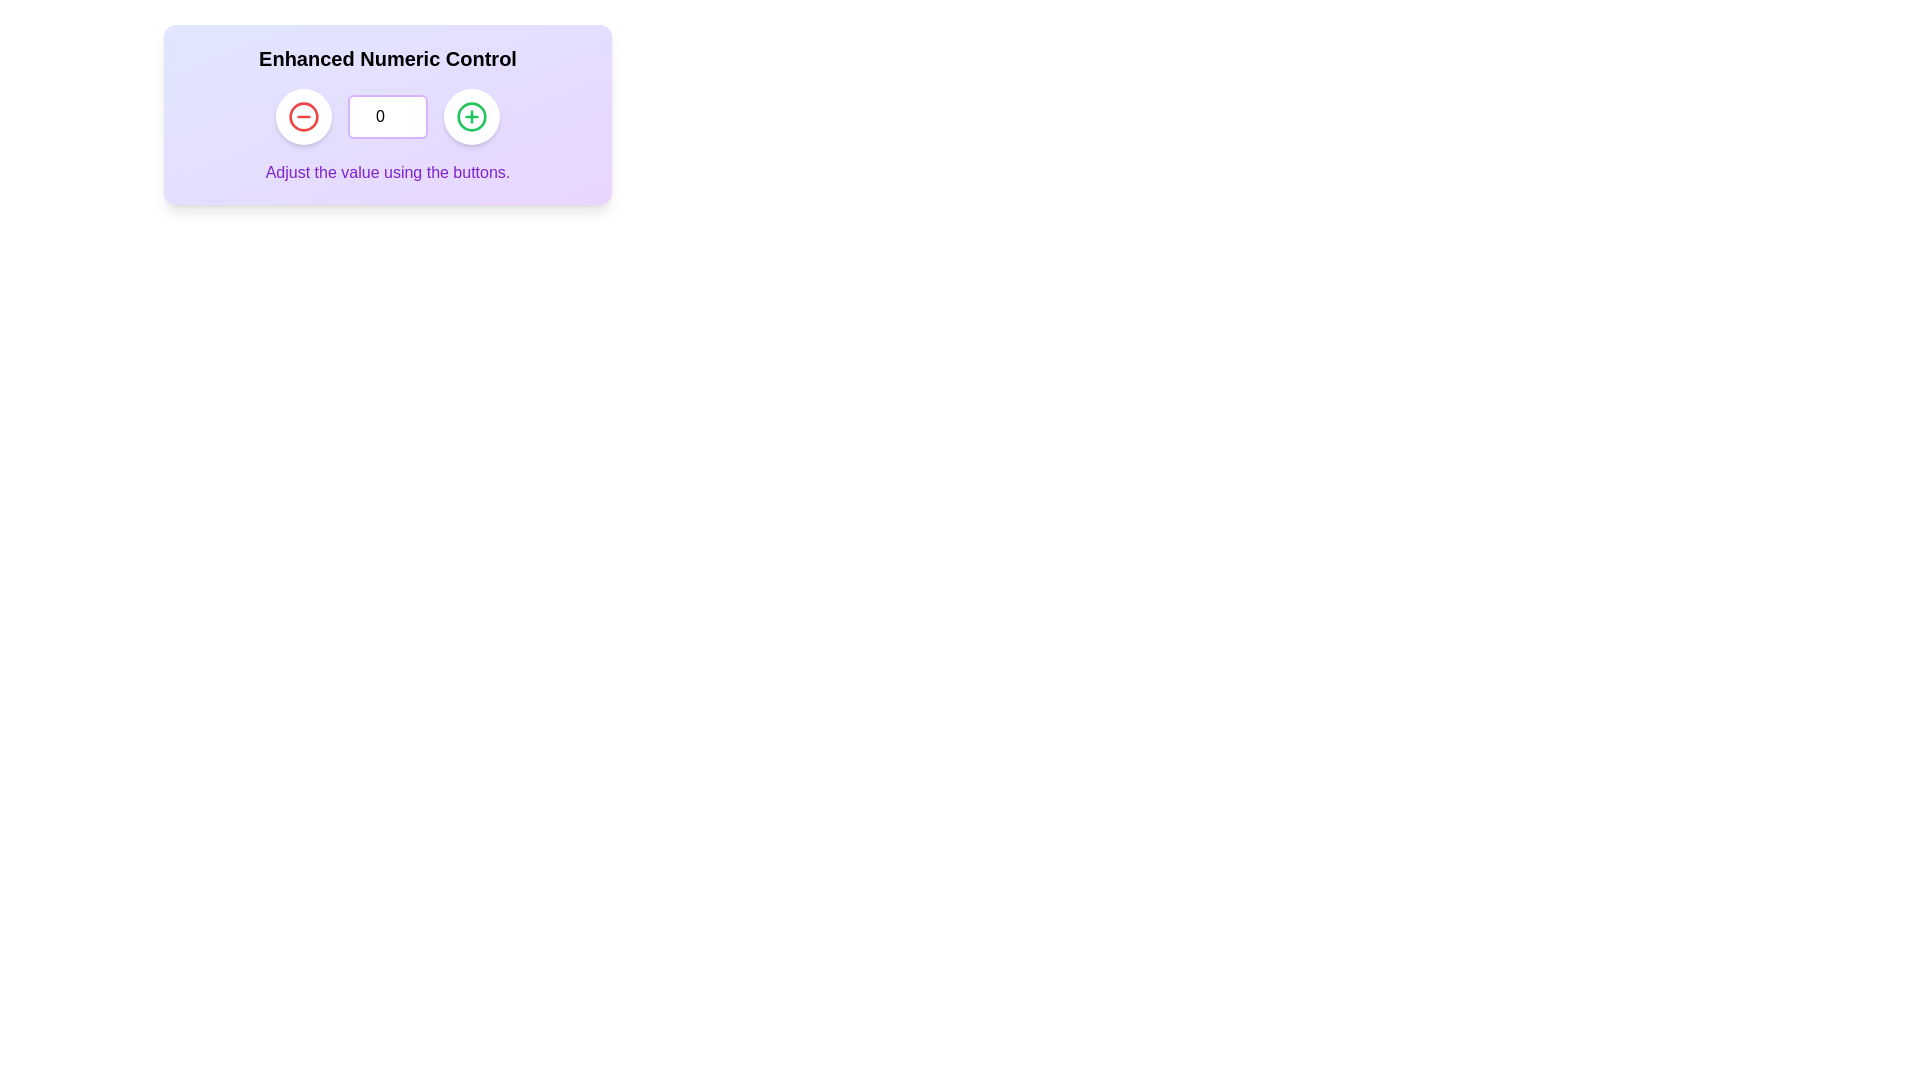 The width and height of the screenshot is (1920, 1080). Describe the element at coordinates (470, 116) in the screenshot. I see `the increment button located on the far-right side of the numeric control interface to increase the value displayed in the input field` at that location.